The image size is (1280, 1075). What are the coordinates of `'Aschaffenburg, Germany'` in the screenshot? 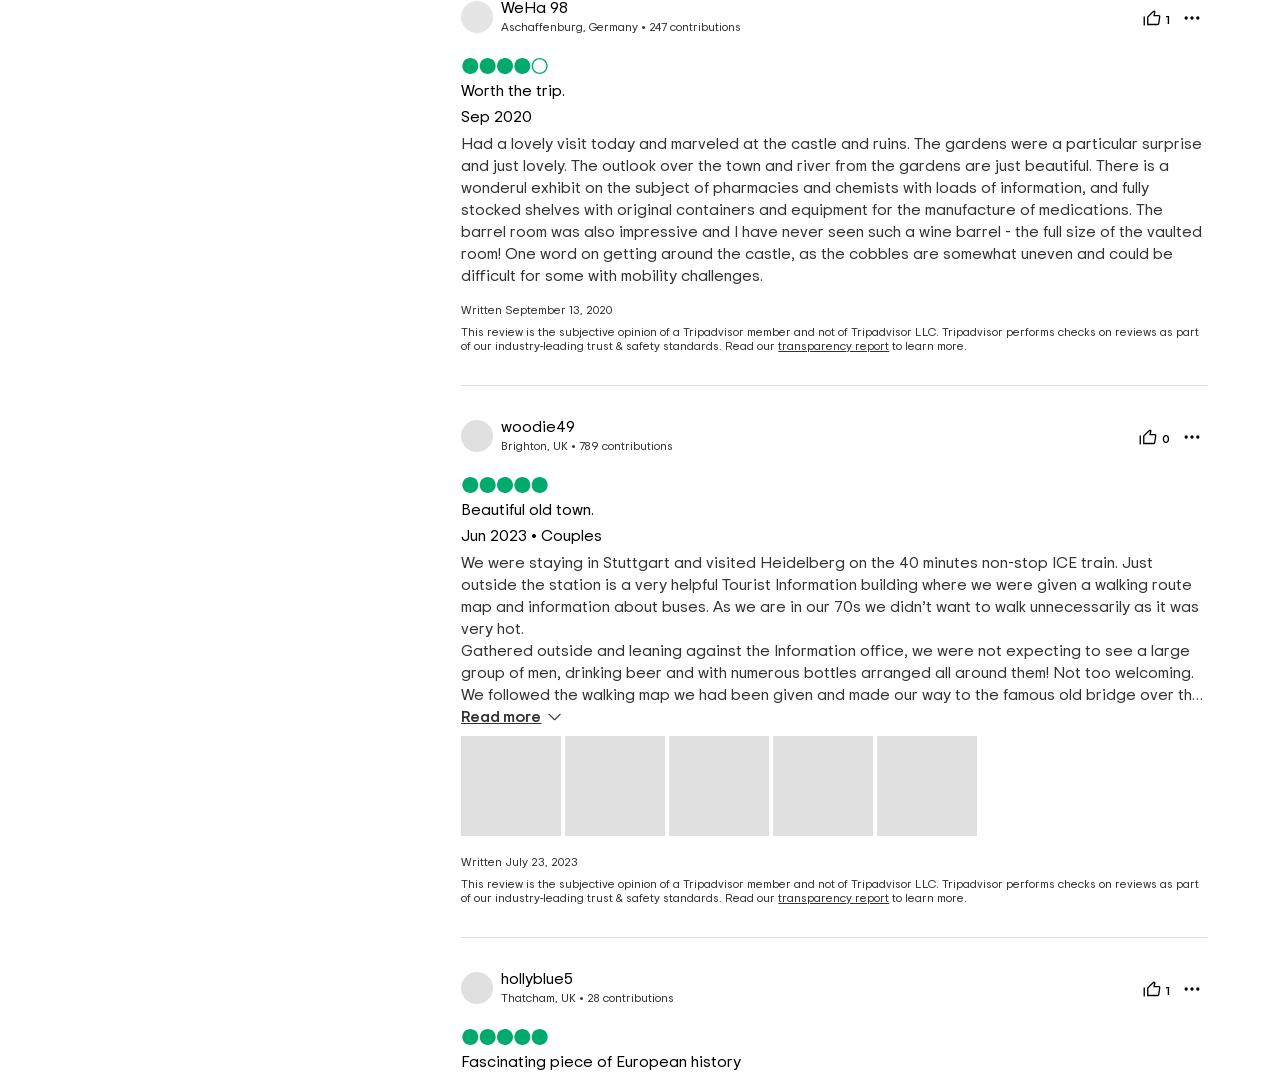 It's located at (568, 25).